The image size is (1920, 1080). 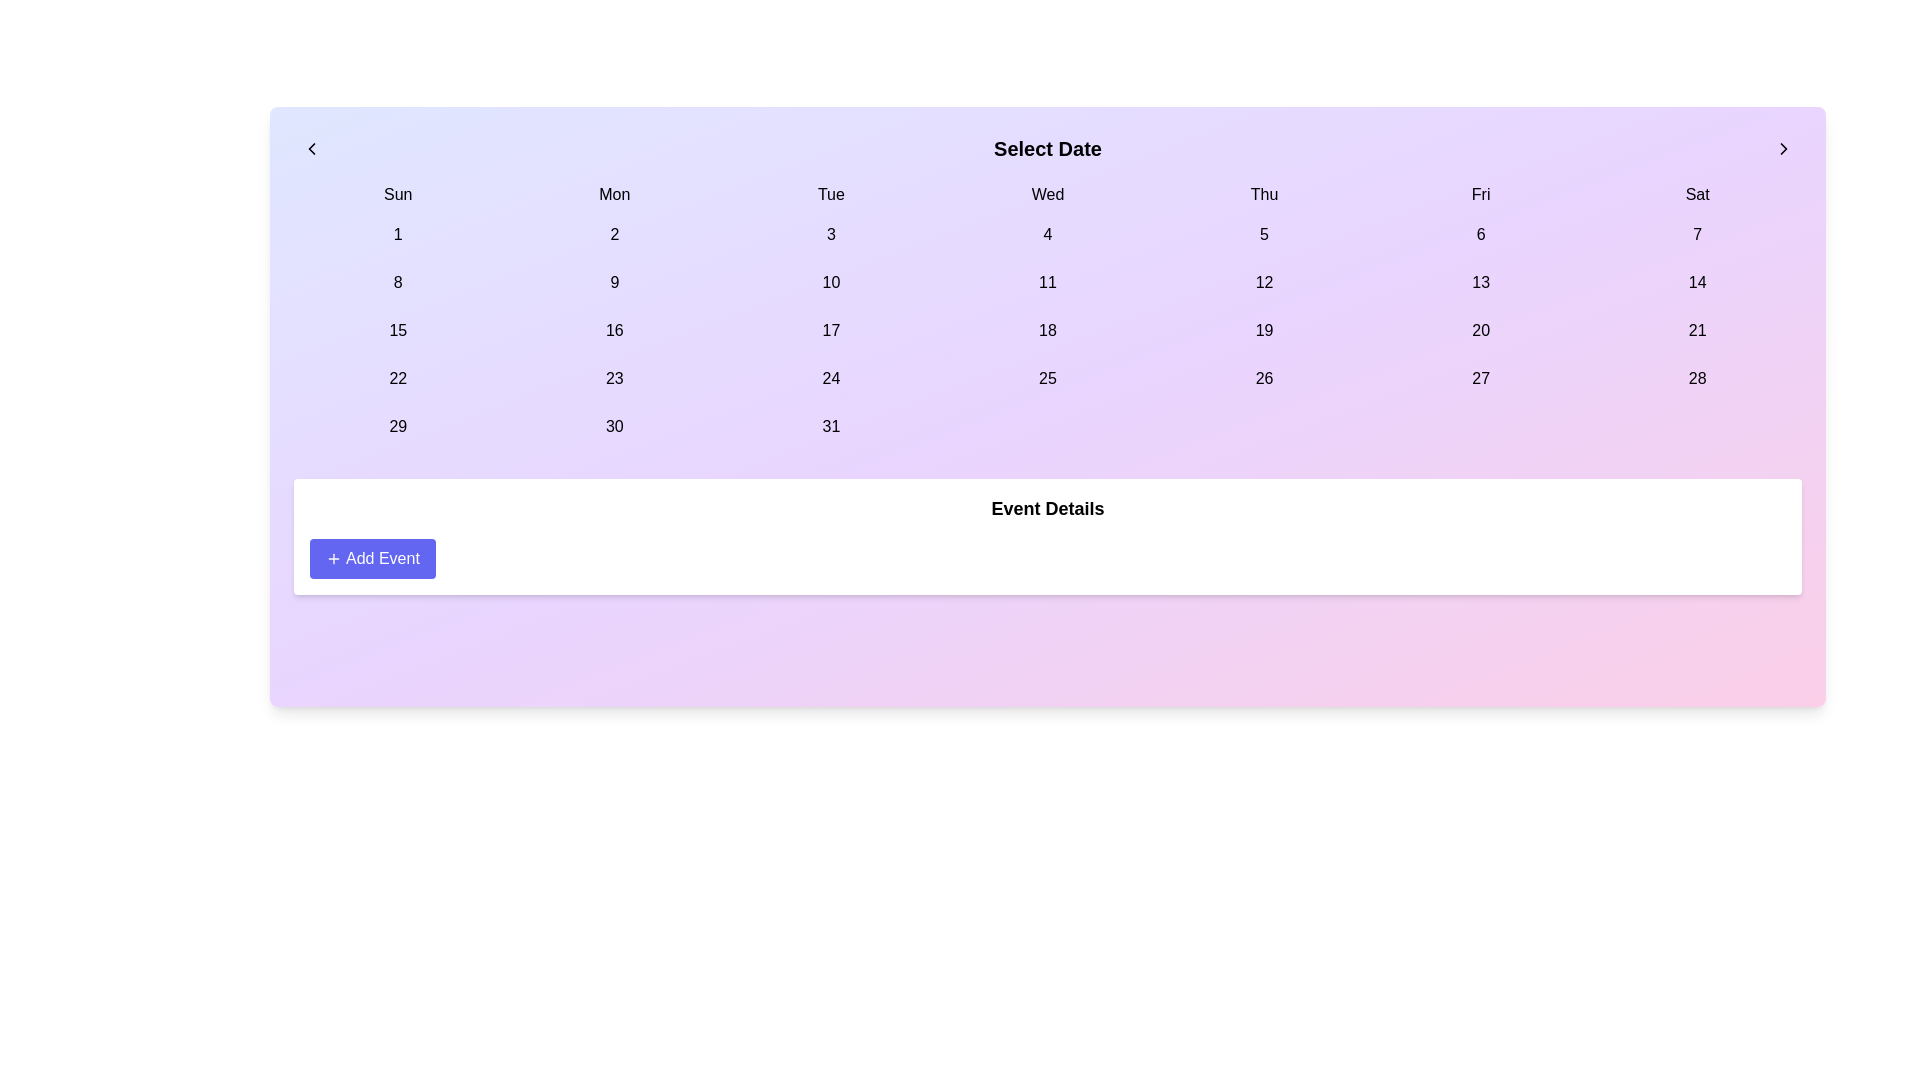 What do you see at coordinates (831, 234) in the screenshot?
I see `the calendar cell representing the third day of the month, located in the third column under 'Tue'` at bounding box center [831, 234].